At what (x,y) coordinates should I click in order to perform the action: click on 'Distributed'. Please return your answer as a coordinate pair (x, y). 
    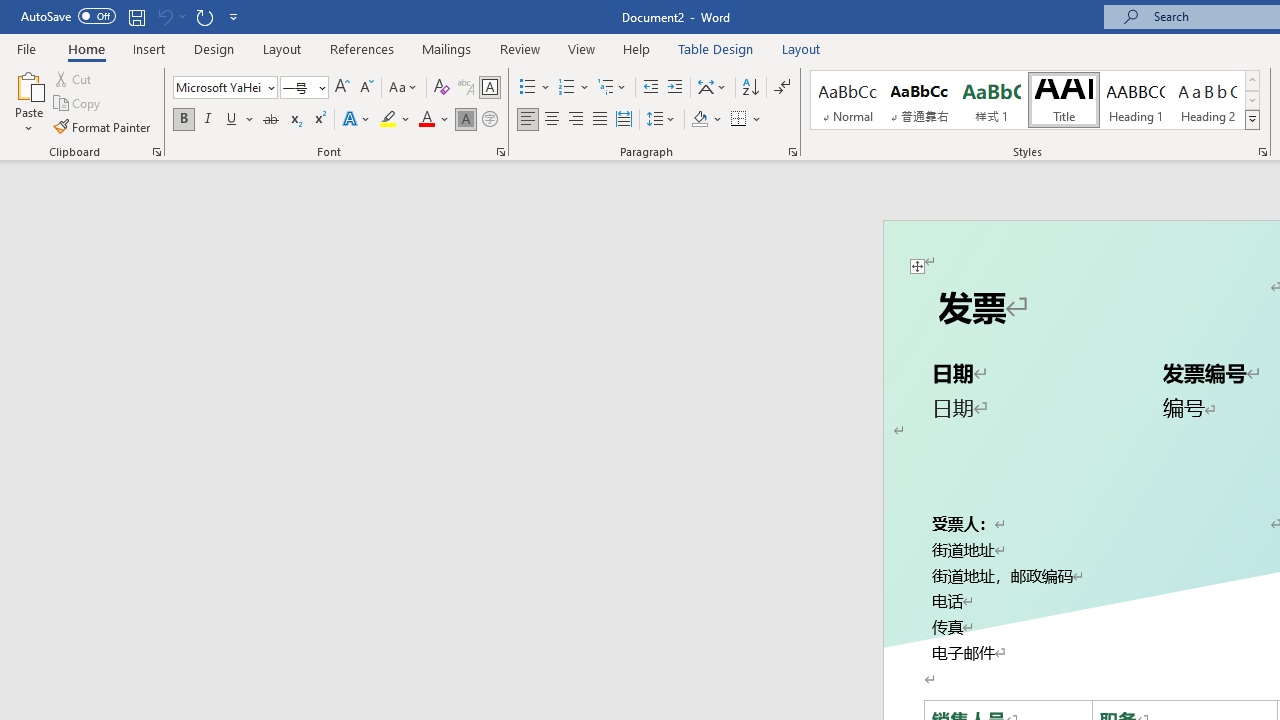
    Looking at the image, I should click on (623, 119).